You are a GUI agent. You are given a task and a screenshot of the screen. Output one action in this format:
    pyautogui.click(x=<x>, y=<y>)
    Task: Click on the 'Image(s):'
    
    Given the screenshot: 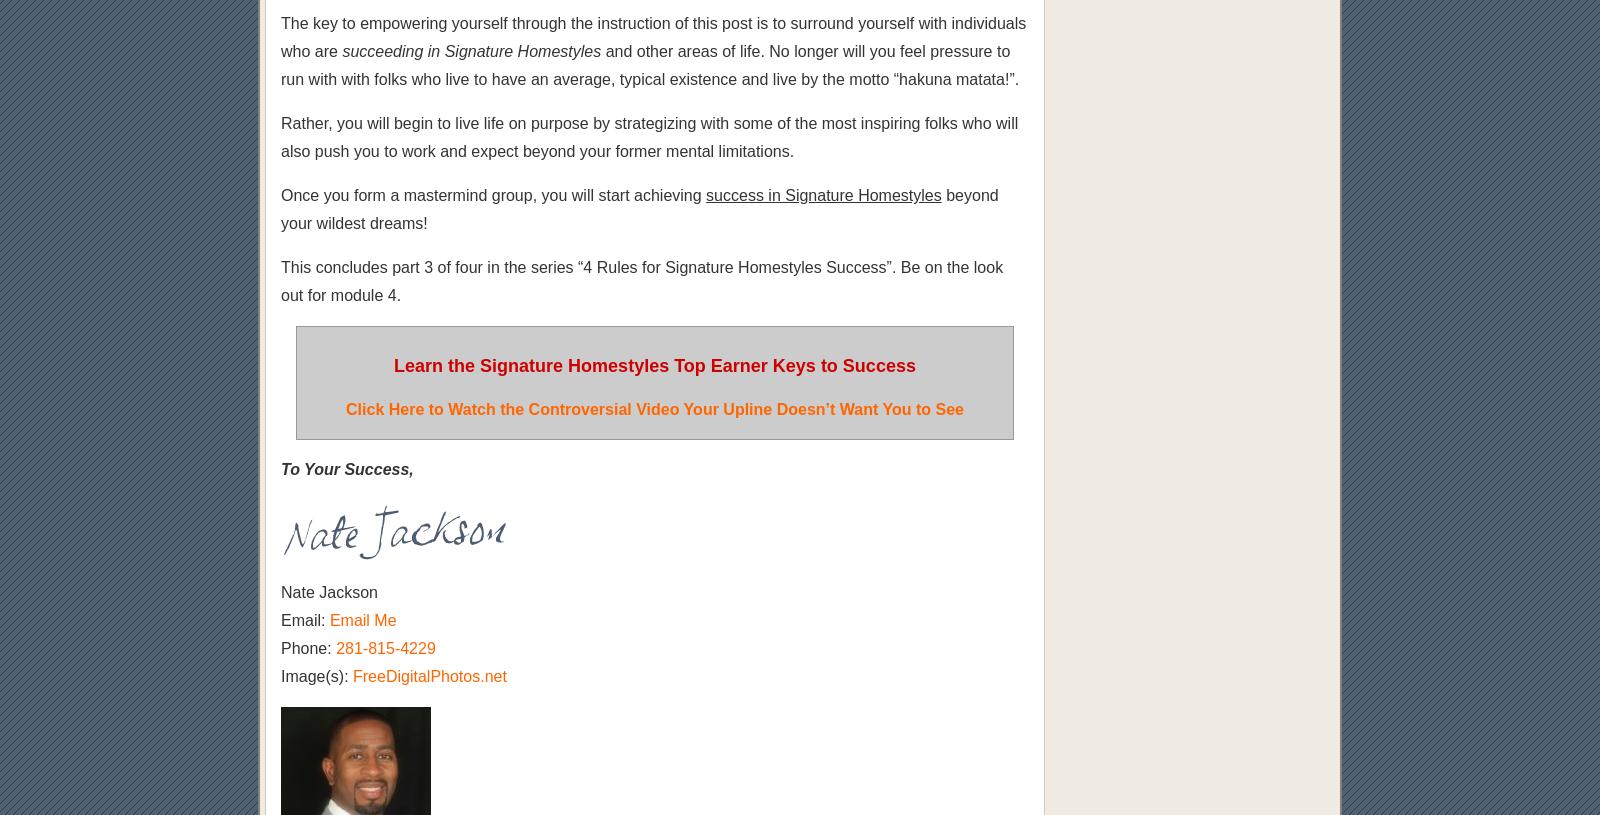 What is the action you would take?
    pyautogui.click(x=316, y=675)
    